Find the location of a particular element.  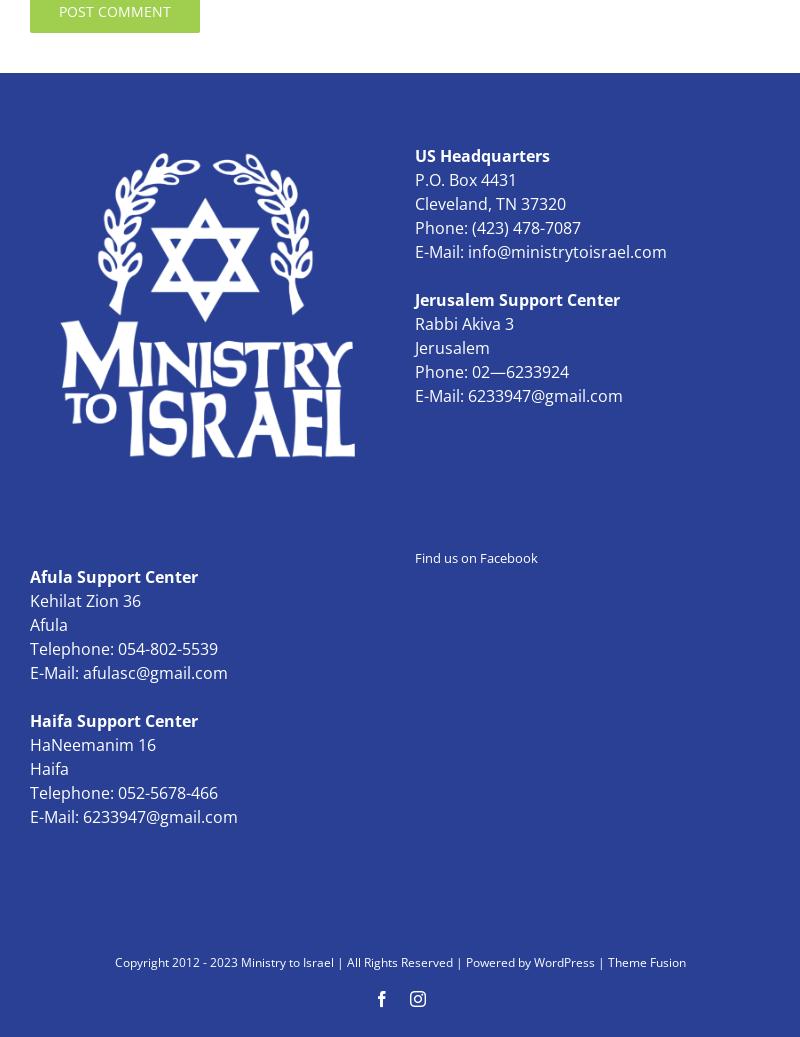

'afulasc@gmail.com' is located at coordinates (155, 673).